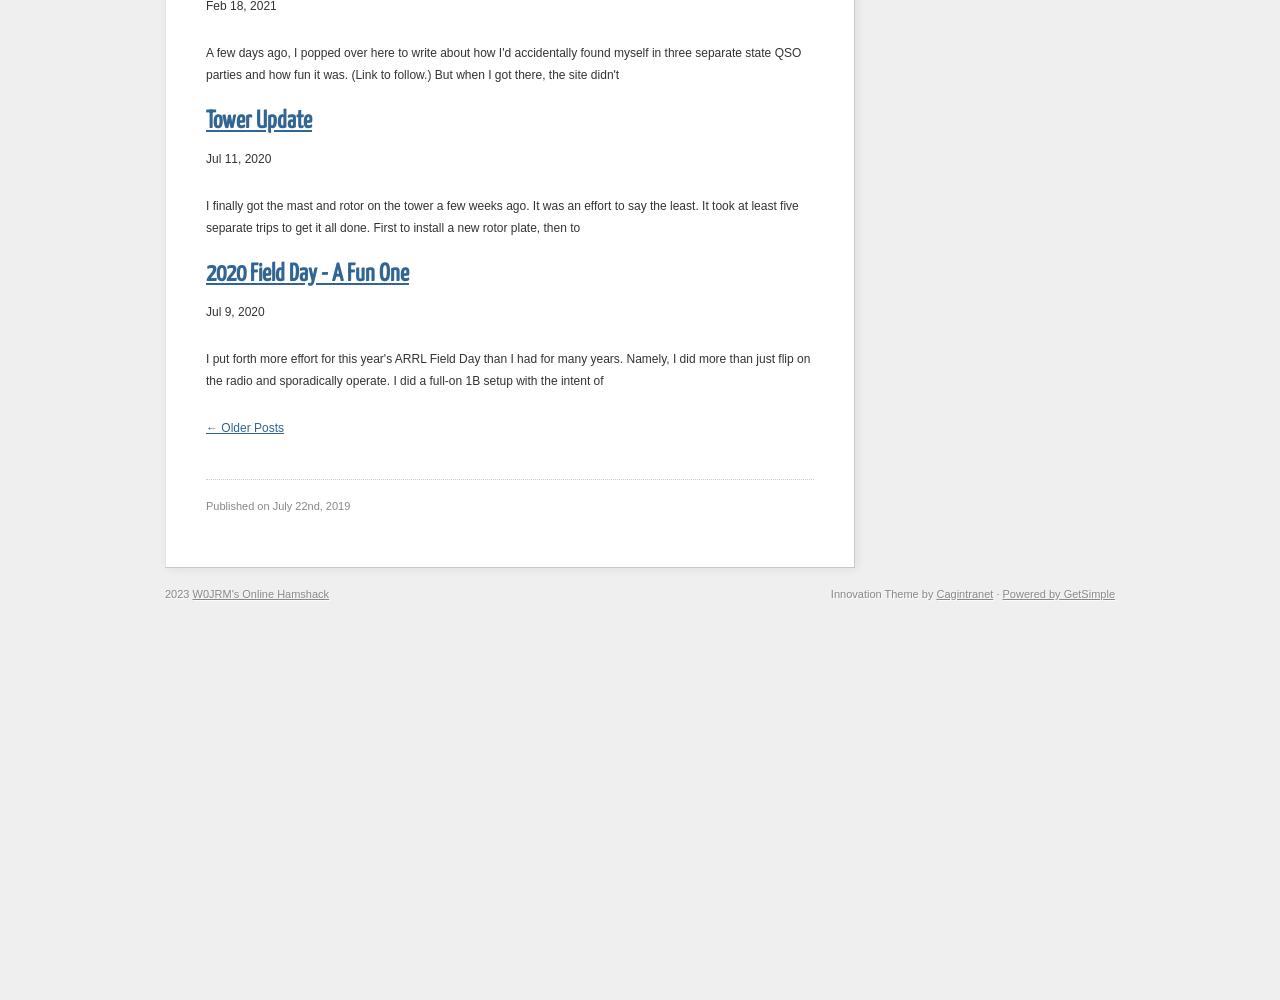  Describe the element at coordinates (503, 63) in the screenshot. I see `'A few days ago, I popped over here to write about how I'd accidentally found myself in three separate state QSO parties and how fun it was. (Link to follow.) But when I got there, the site didn't'` at that location.